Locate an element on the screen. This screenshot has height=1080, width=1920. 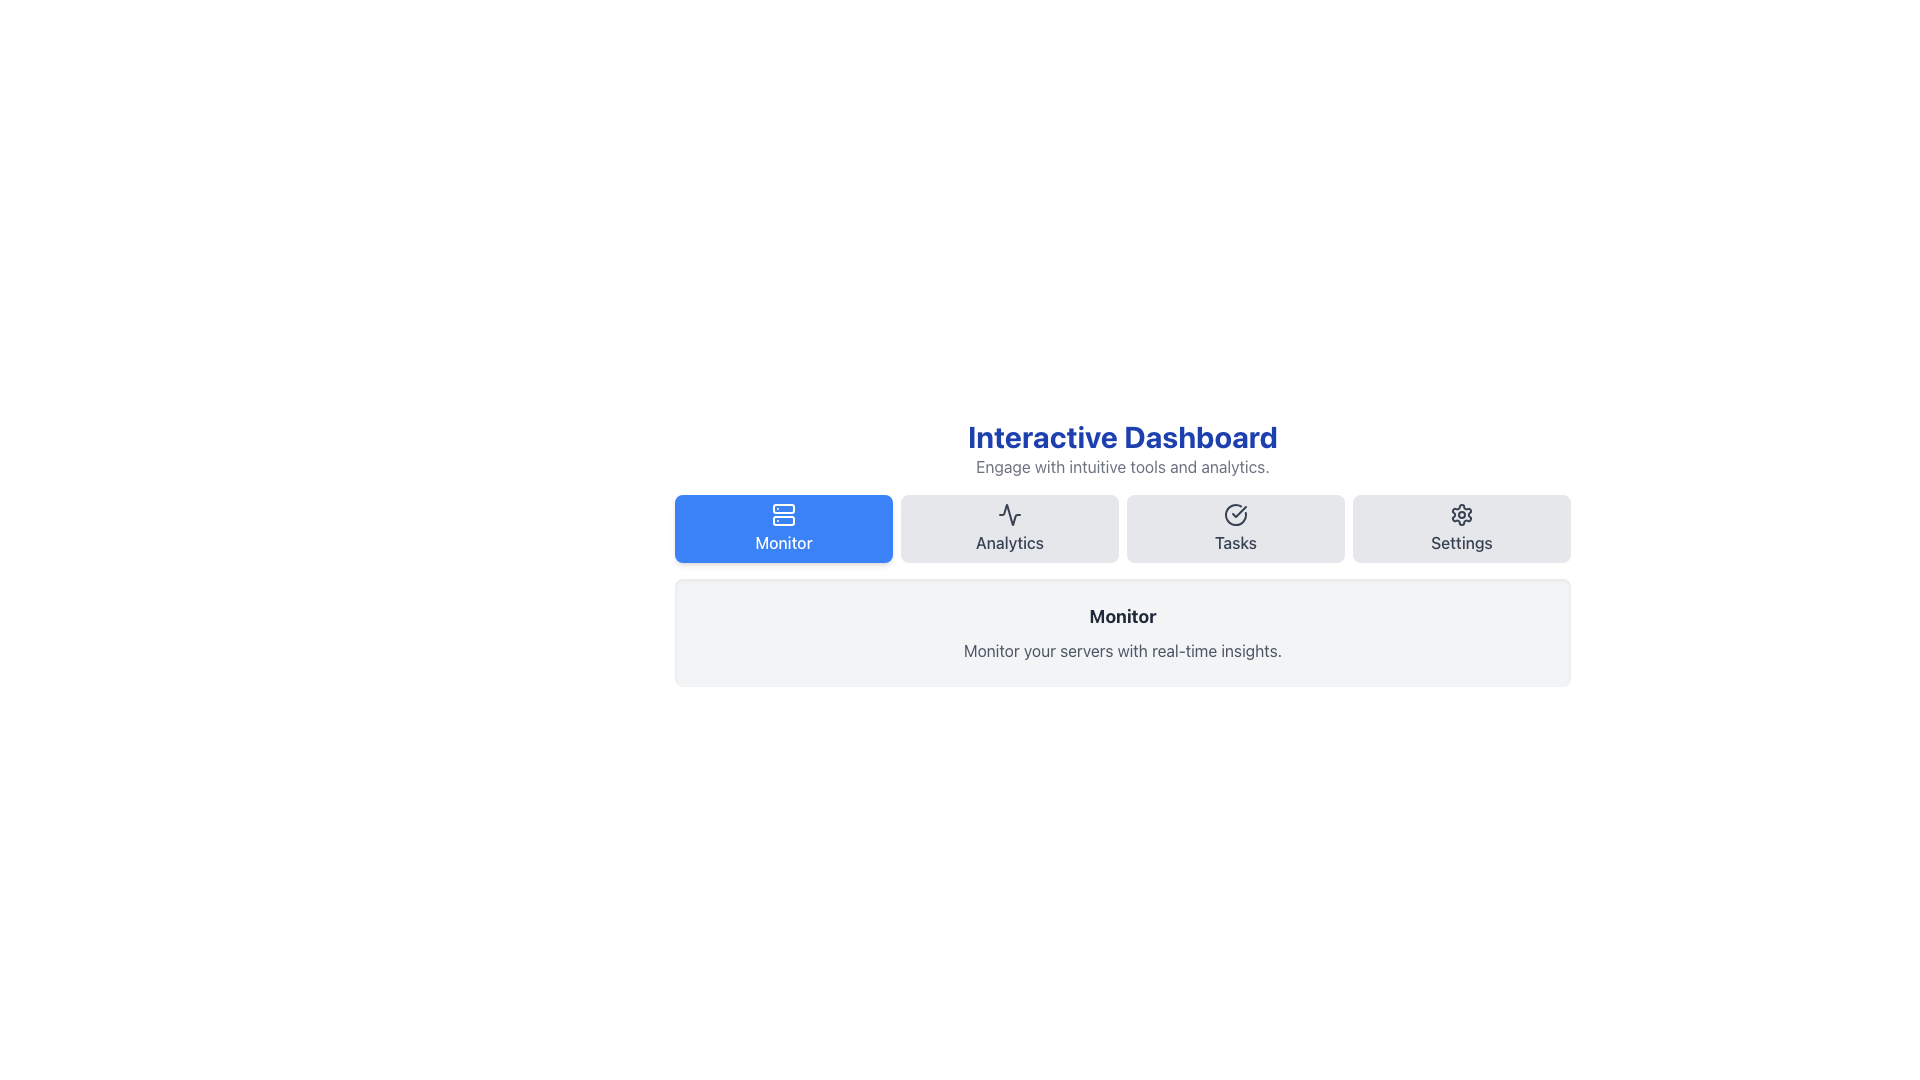
the bold header text 'Monitor' which is centered above the detailed description text is located at coordinates (1123, 616).